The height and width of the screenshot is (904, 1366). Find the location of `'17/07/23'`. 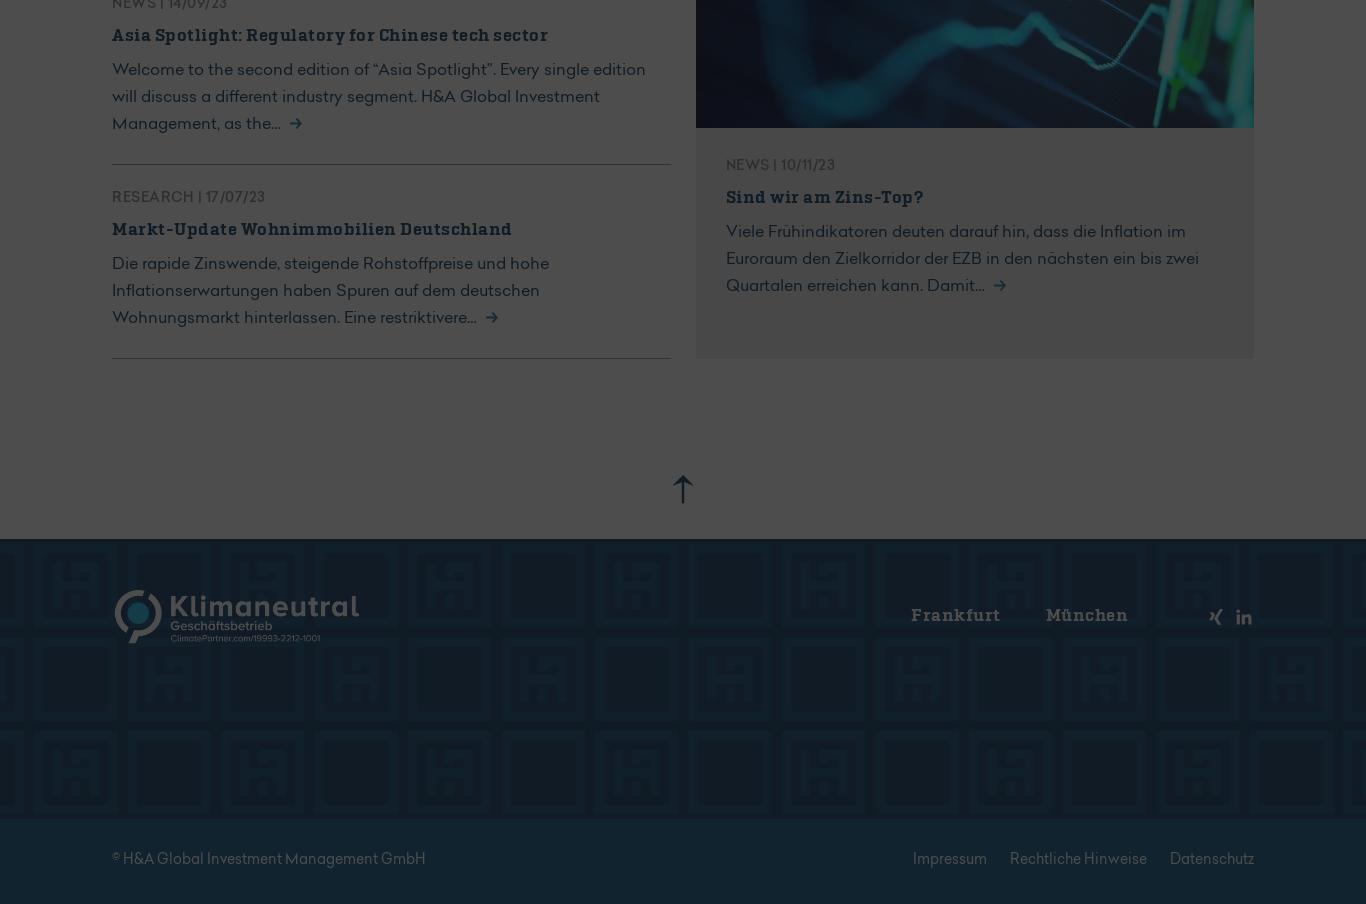

'17/07/23' is located at coordinates (204, 198).